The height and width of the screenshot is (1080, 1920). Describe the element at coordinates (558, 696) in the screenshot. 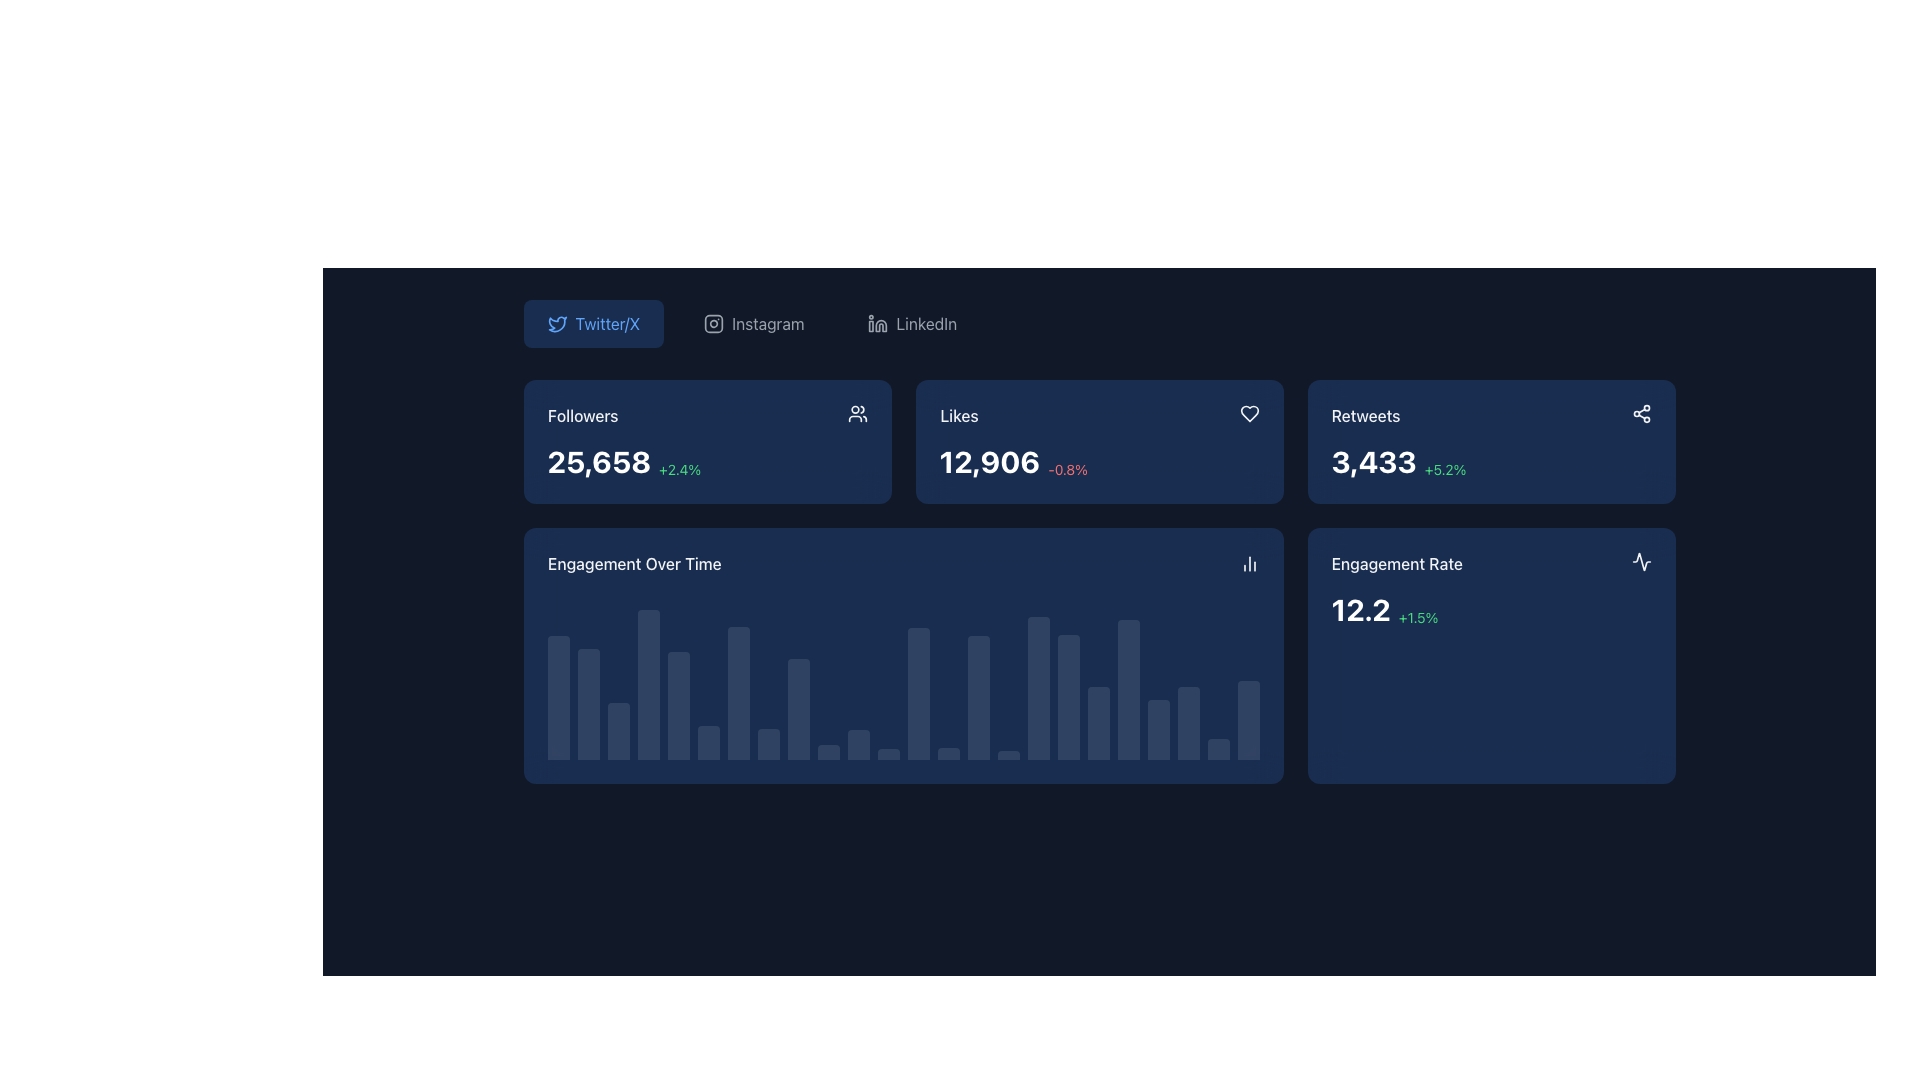

I see `the first vertical bar in the 'Engagement Over Time' chart` at that location.